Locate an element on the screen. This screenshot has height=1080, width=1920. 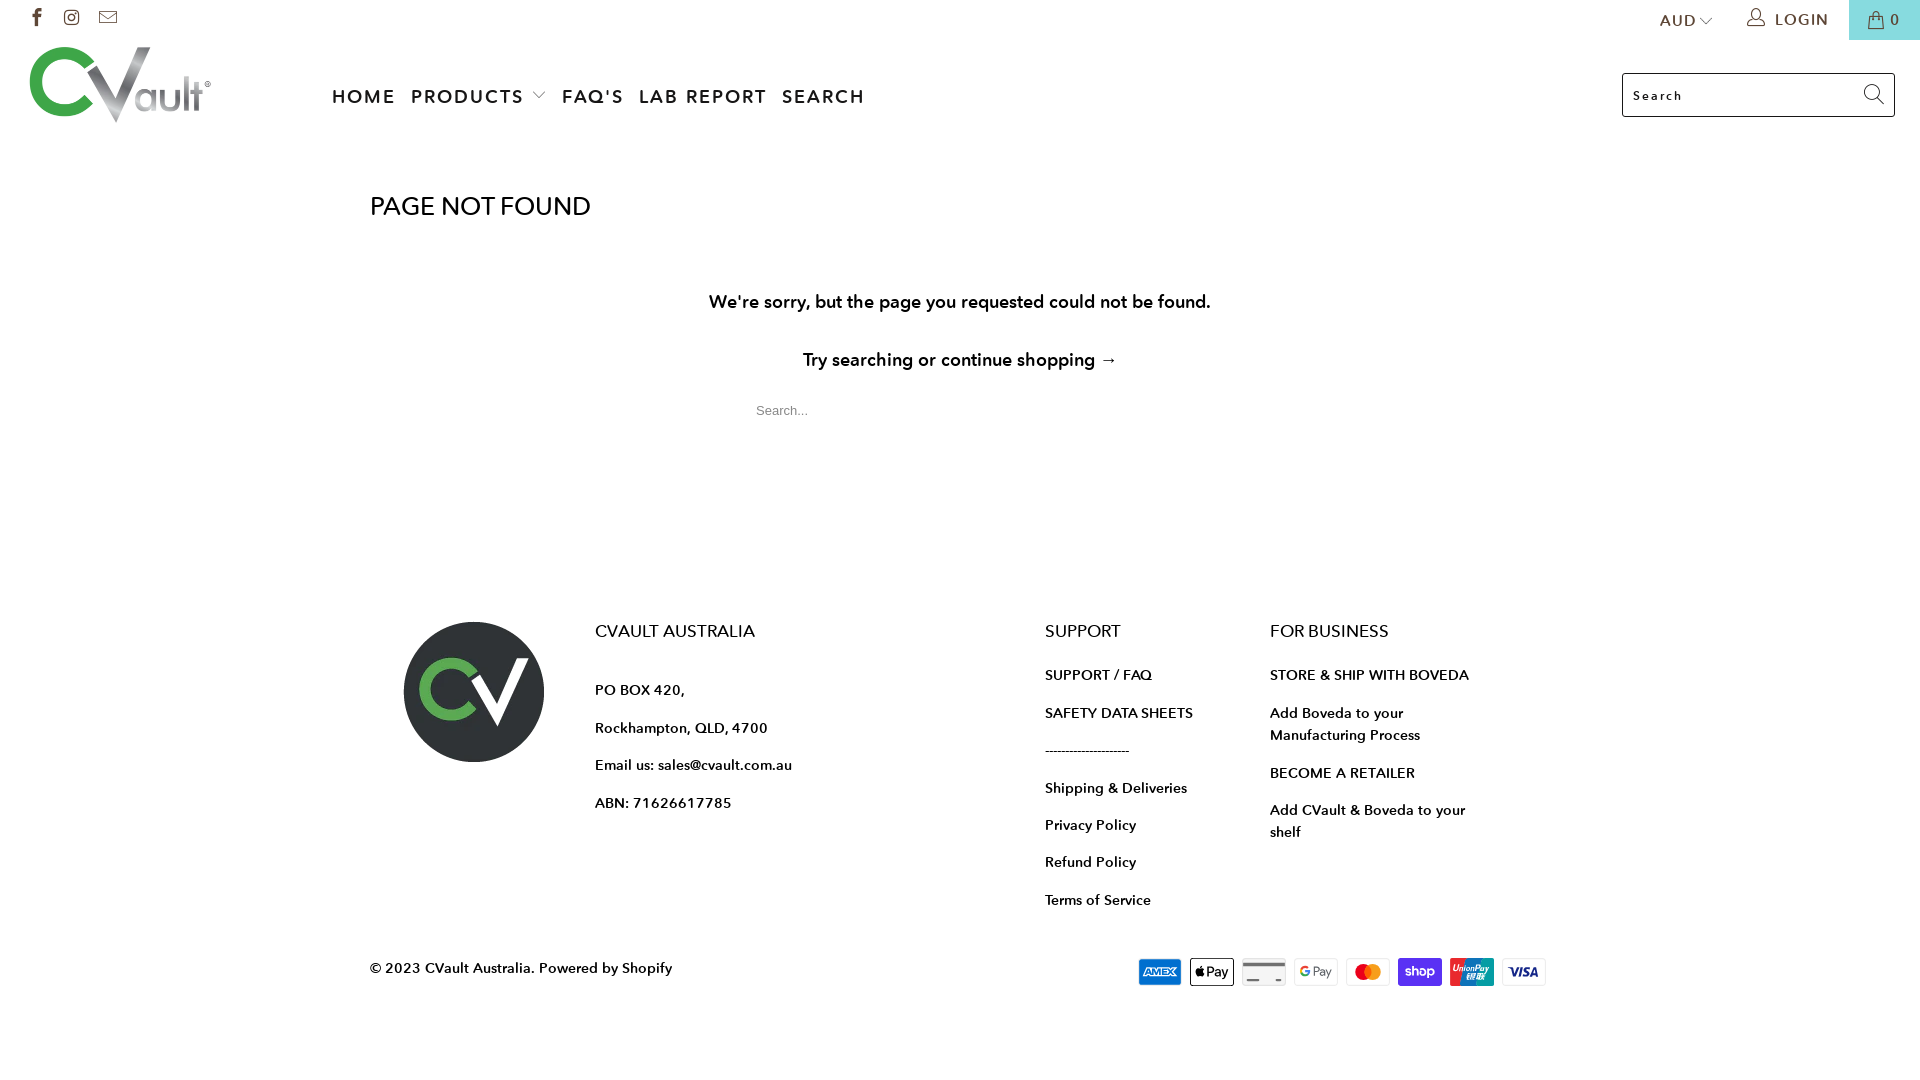
'Powered by Shopify' is located at coordinates (604, 967).